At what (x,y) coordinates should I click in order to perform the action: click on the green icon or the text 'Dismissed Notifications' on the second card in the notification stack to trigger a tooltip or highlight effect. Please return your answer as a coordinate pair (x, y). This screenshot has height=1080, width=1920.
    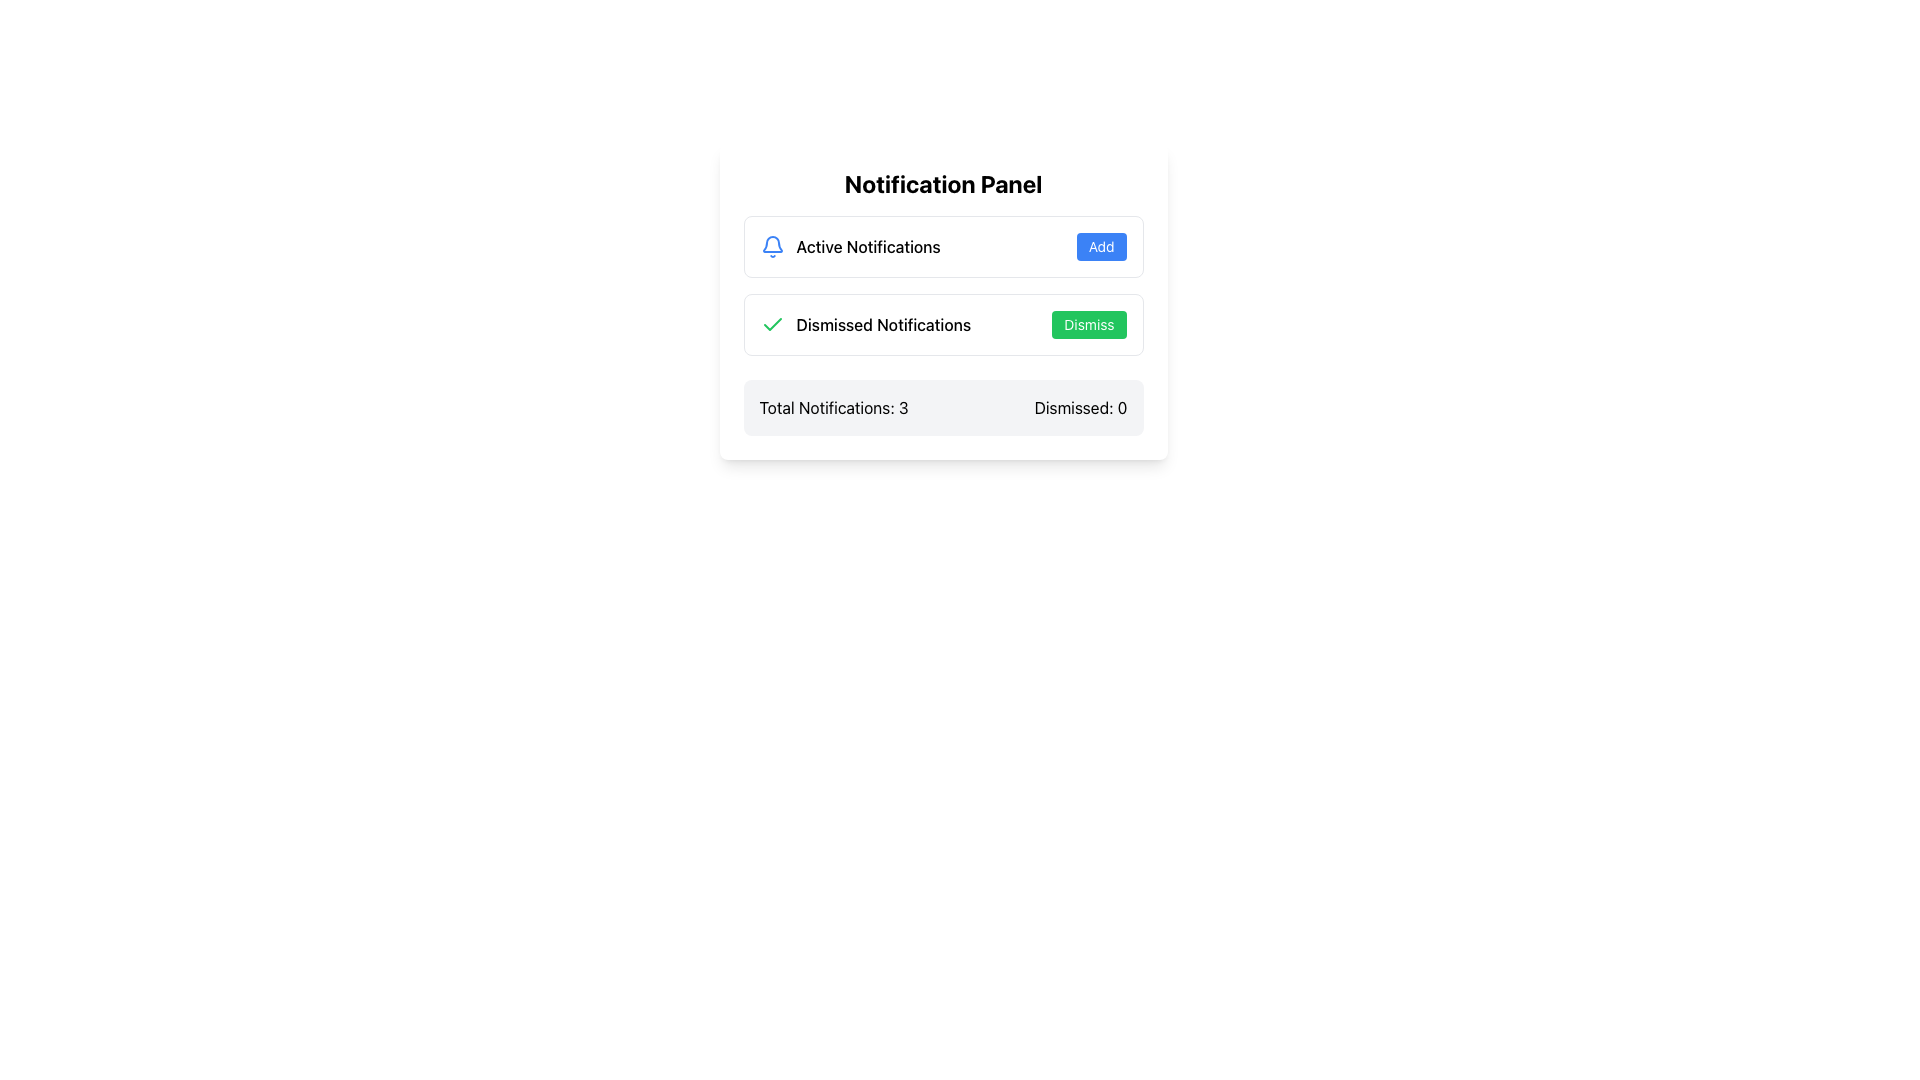
    Looking at the image, I should click on (942, 323).